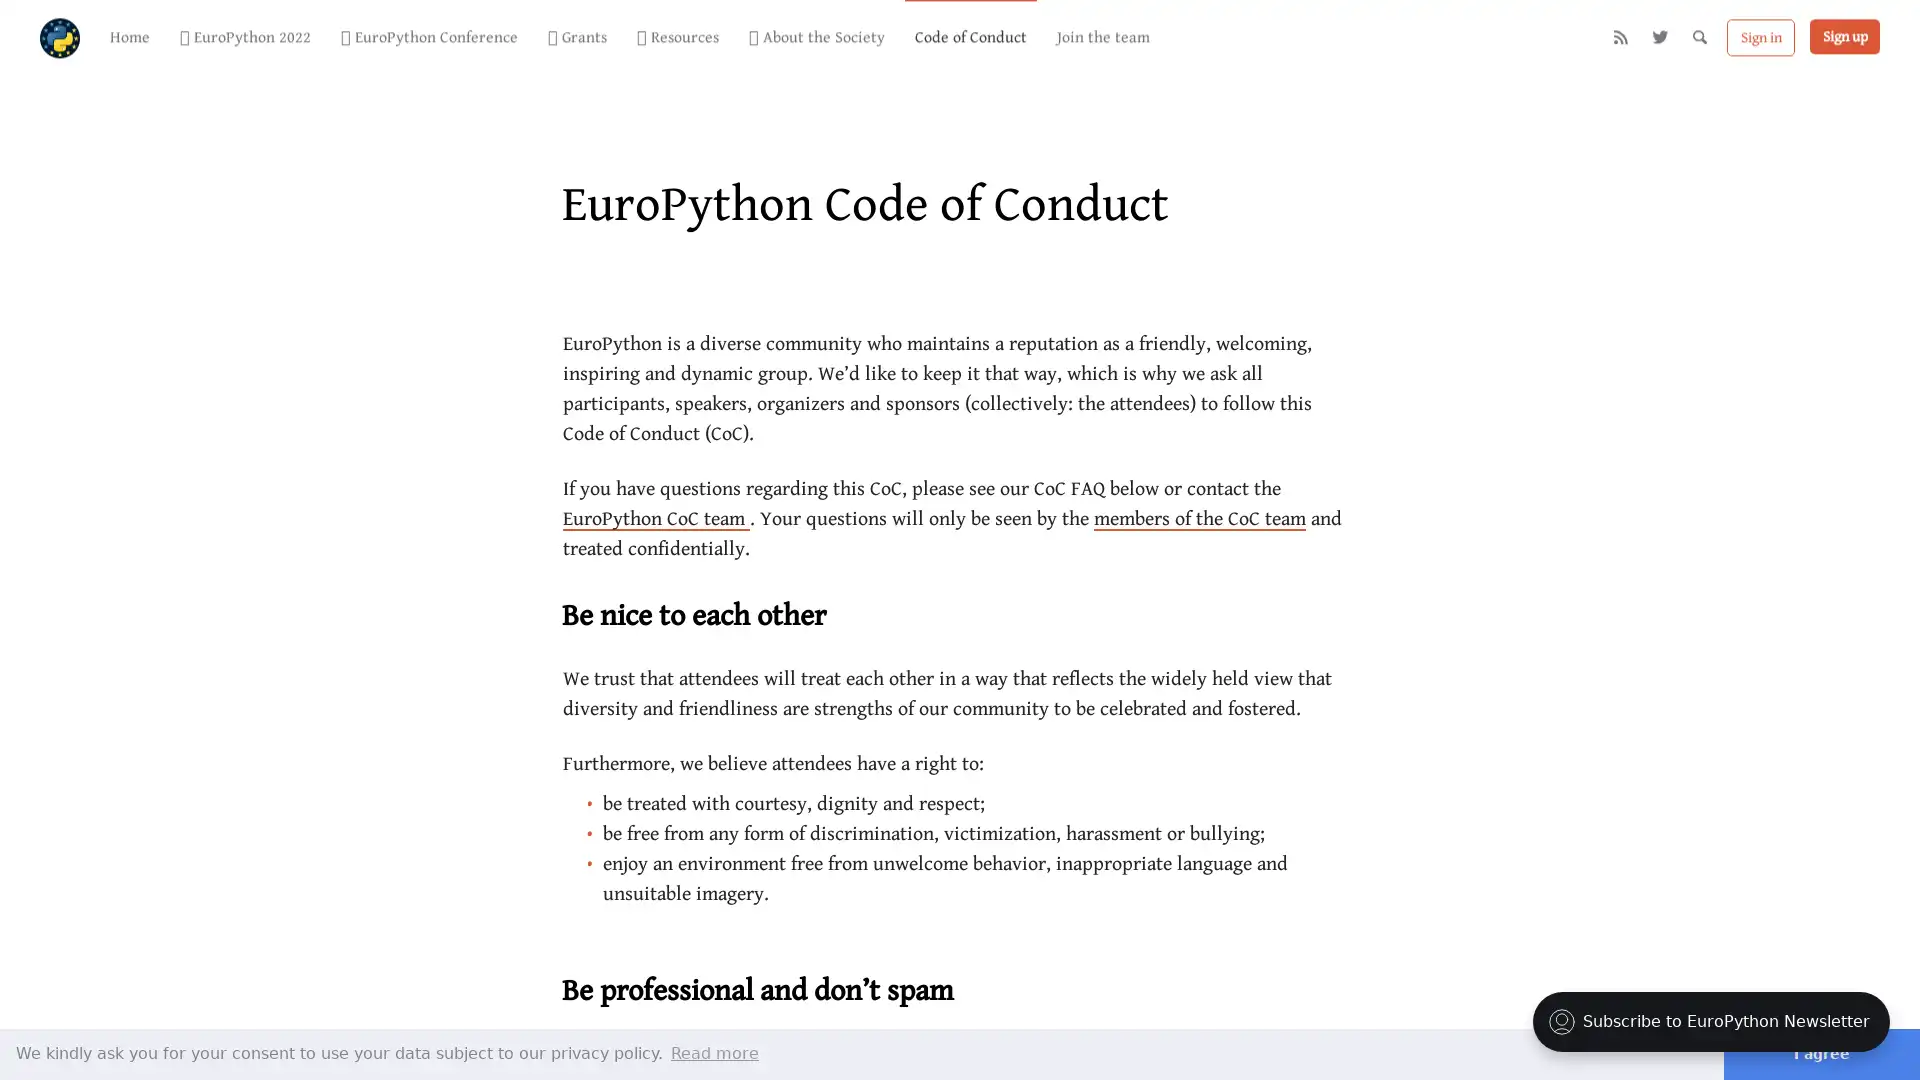 Image resolution: width=1920 pixels, height=1080 pixels. Describe the element at coordinates (715, 1052) in the screenshot. I see `learn more about cookies` at that location.